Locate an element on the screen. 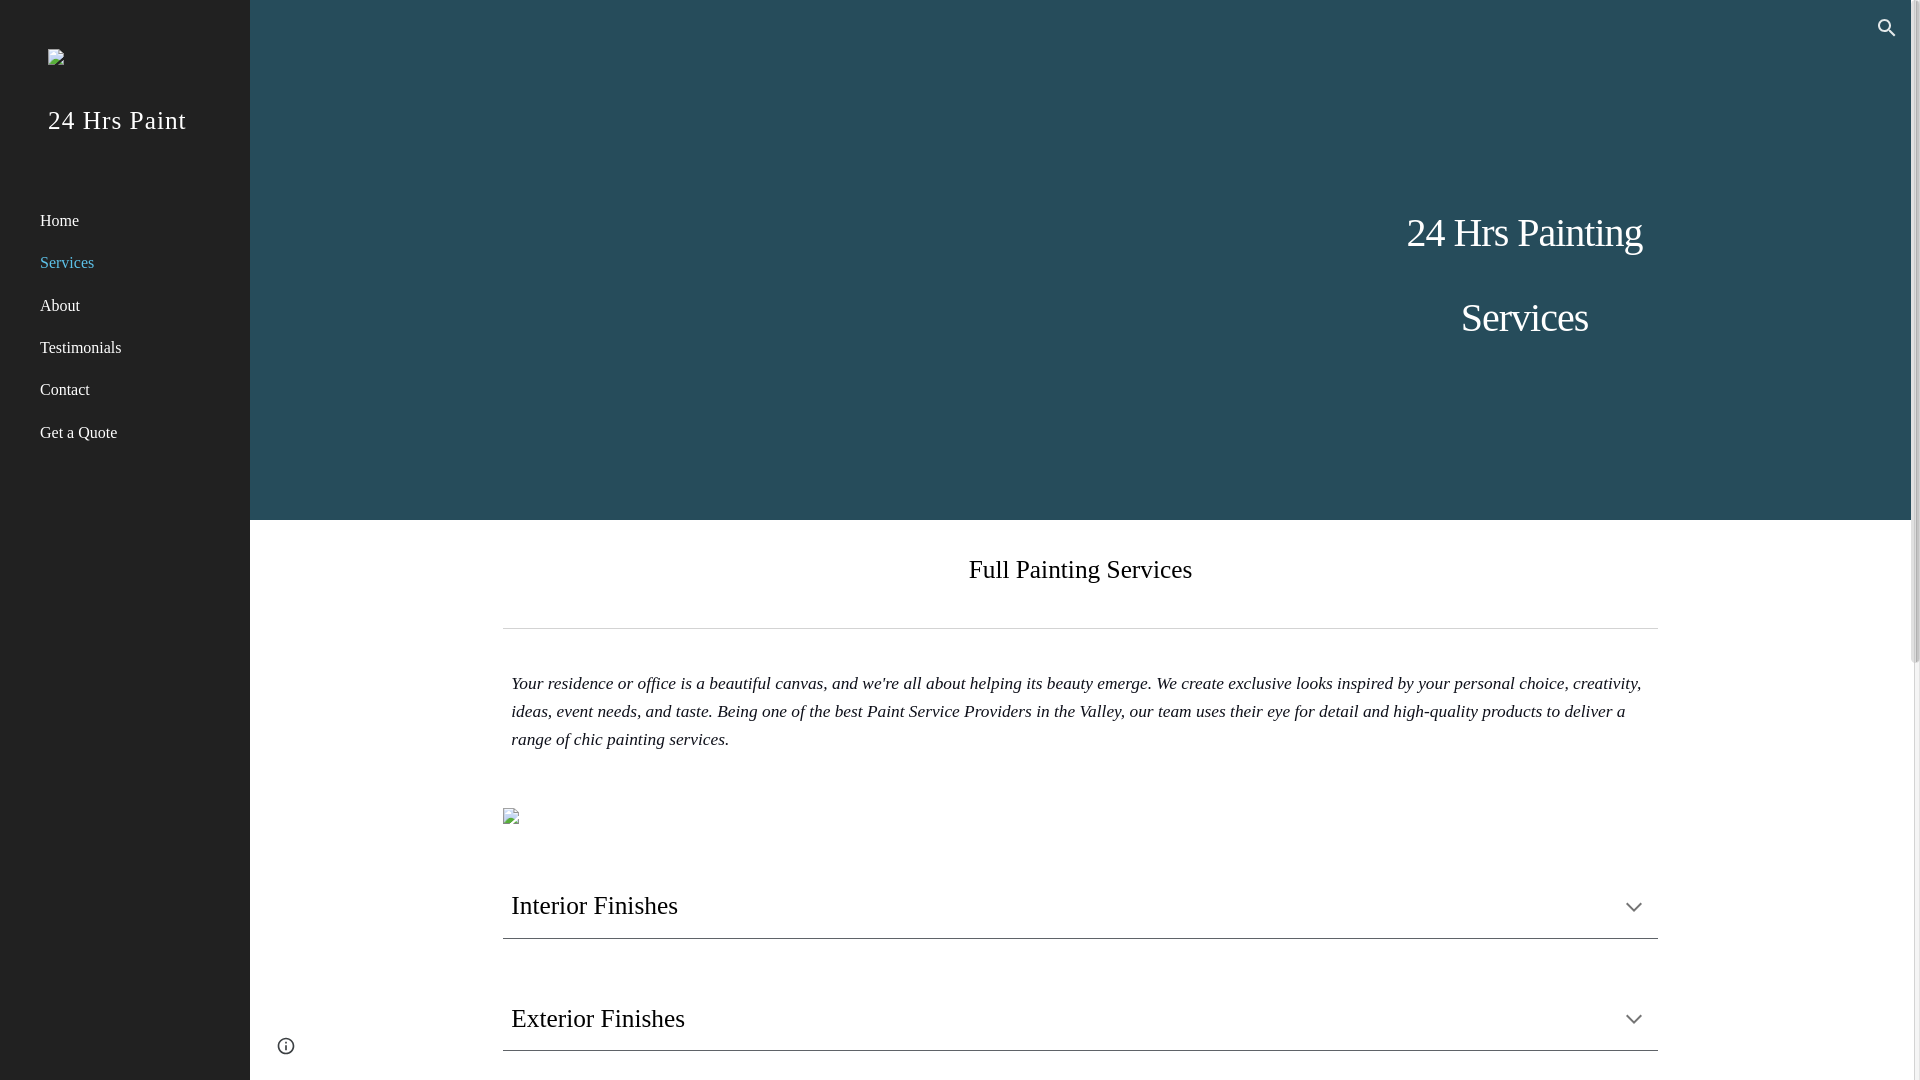 The width and height of the screenshot is (1920, 1080). 'Get a Quote' is located at coordinates (136, 431).